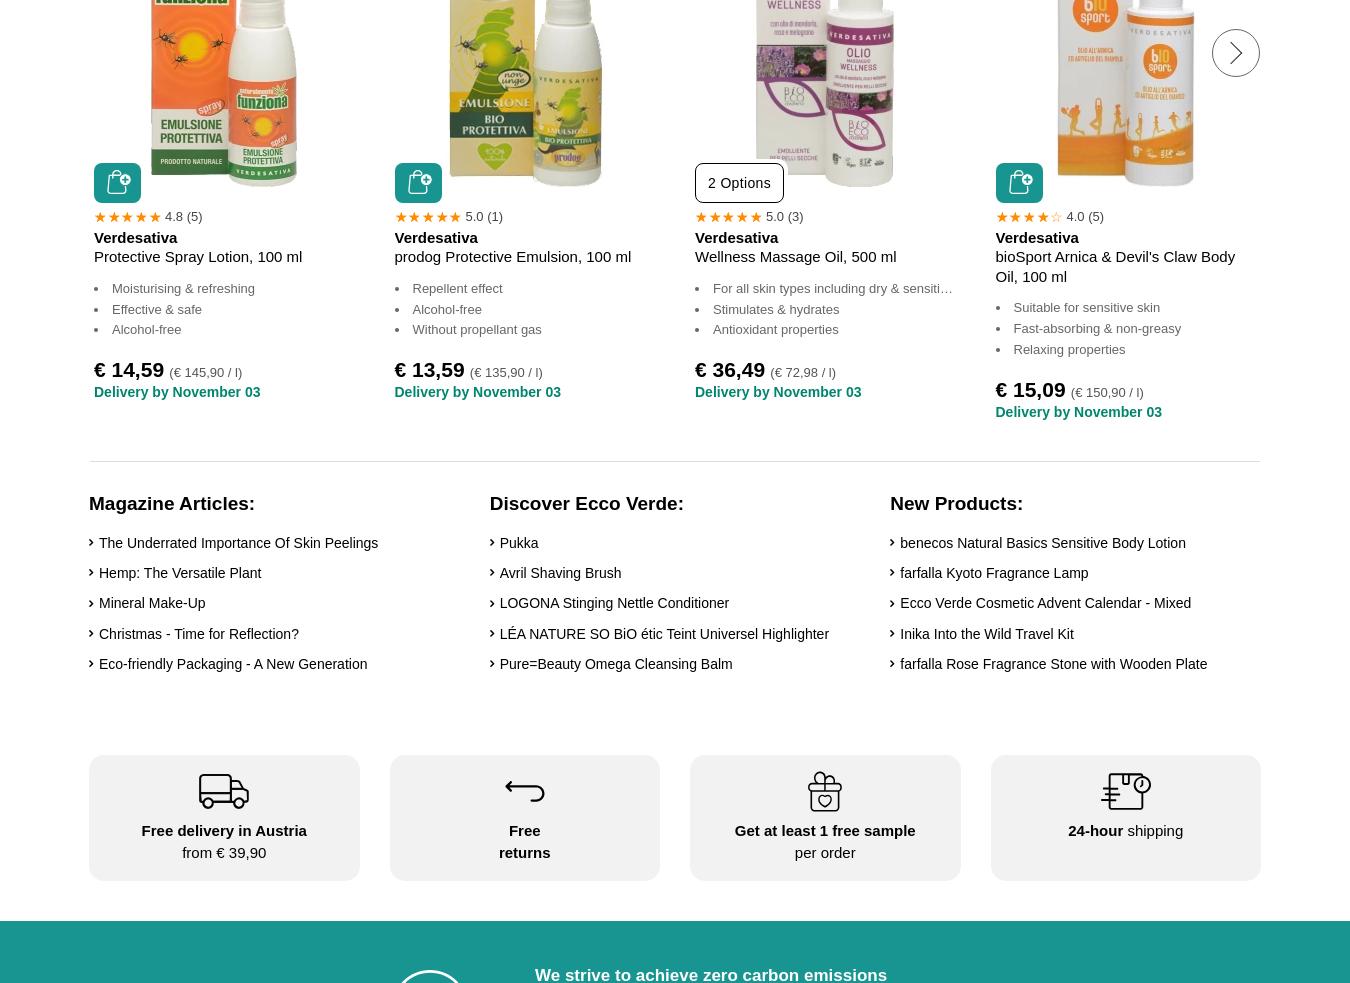 This screenshot has height=983, width=1350. I want to click on 'Fast-absorbing & non-greasy', so click(1097, 327).